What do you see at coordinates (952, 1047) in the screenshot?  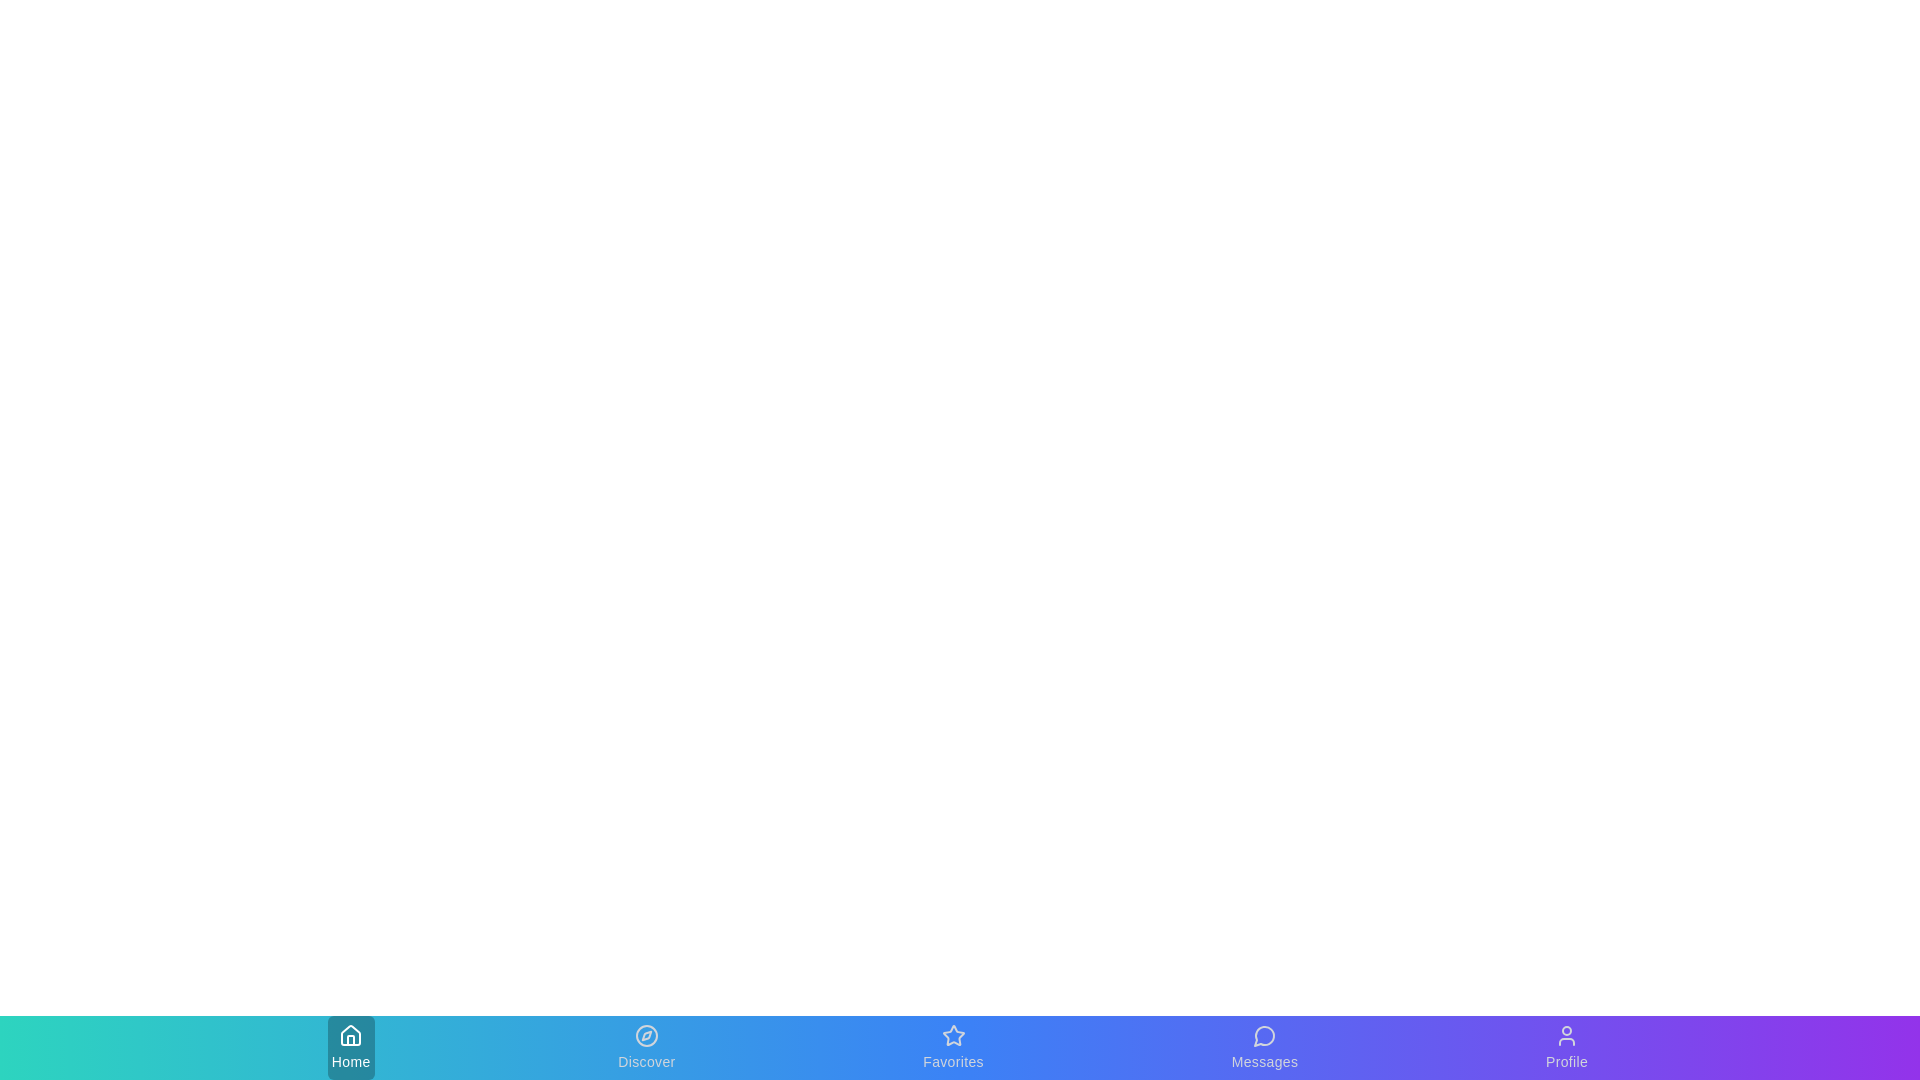 I see `the tab named Favorites` at bounding box center [952, 1047].